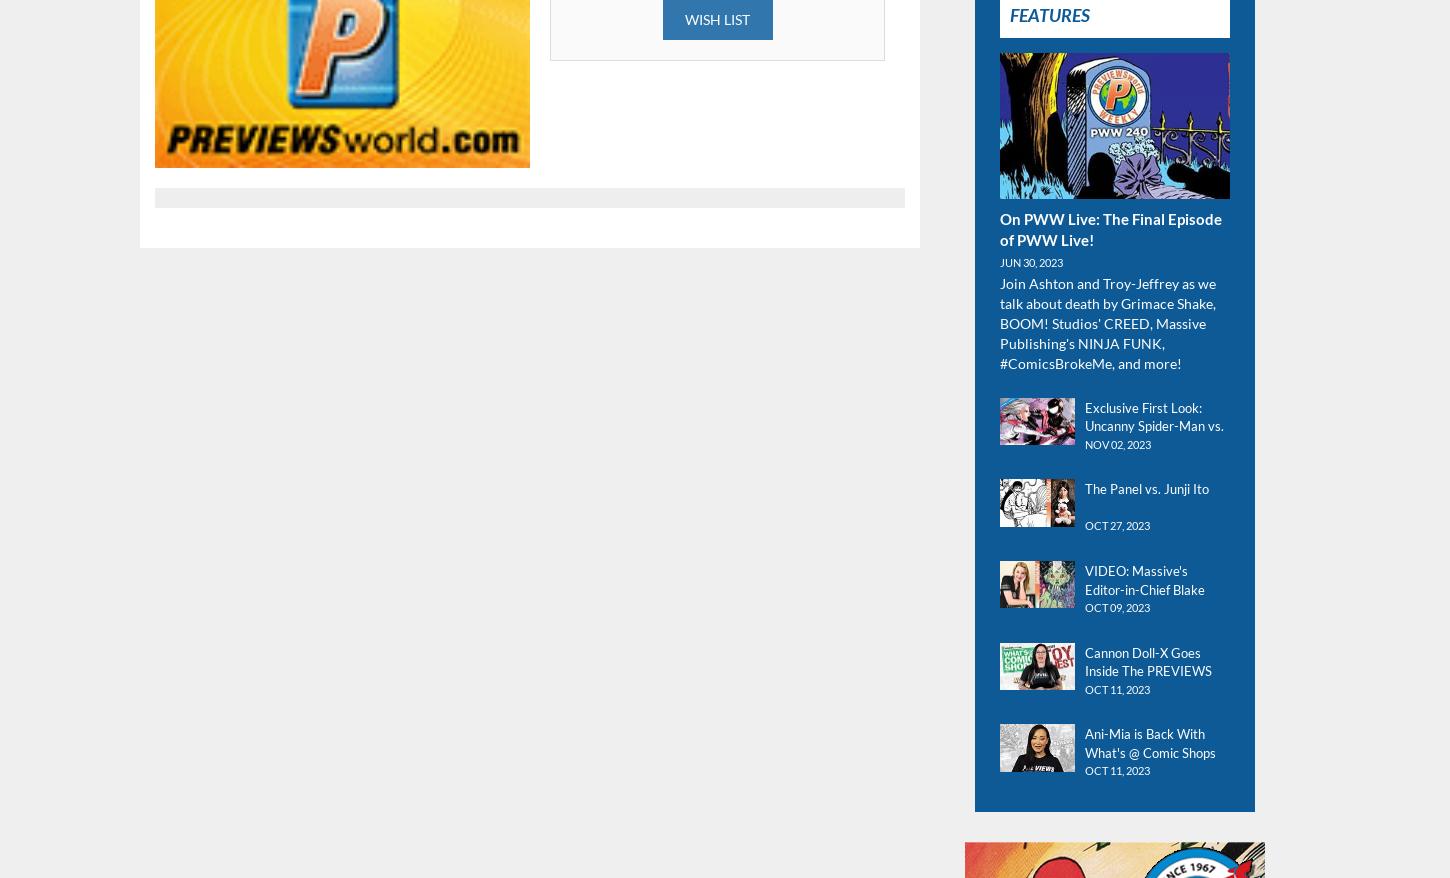  I want to click on 'Exclusive First Look: Uncanny Spider-Man vs. Silver Sable!', so click(1153, 425).